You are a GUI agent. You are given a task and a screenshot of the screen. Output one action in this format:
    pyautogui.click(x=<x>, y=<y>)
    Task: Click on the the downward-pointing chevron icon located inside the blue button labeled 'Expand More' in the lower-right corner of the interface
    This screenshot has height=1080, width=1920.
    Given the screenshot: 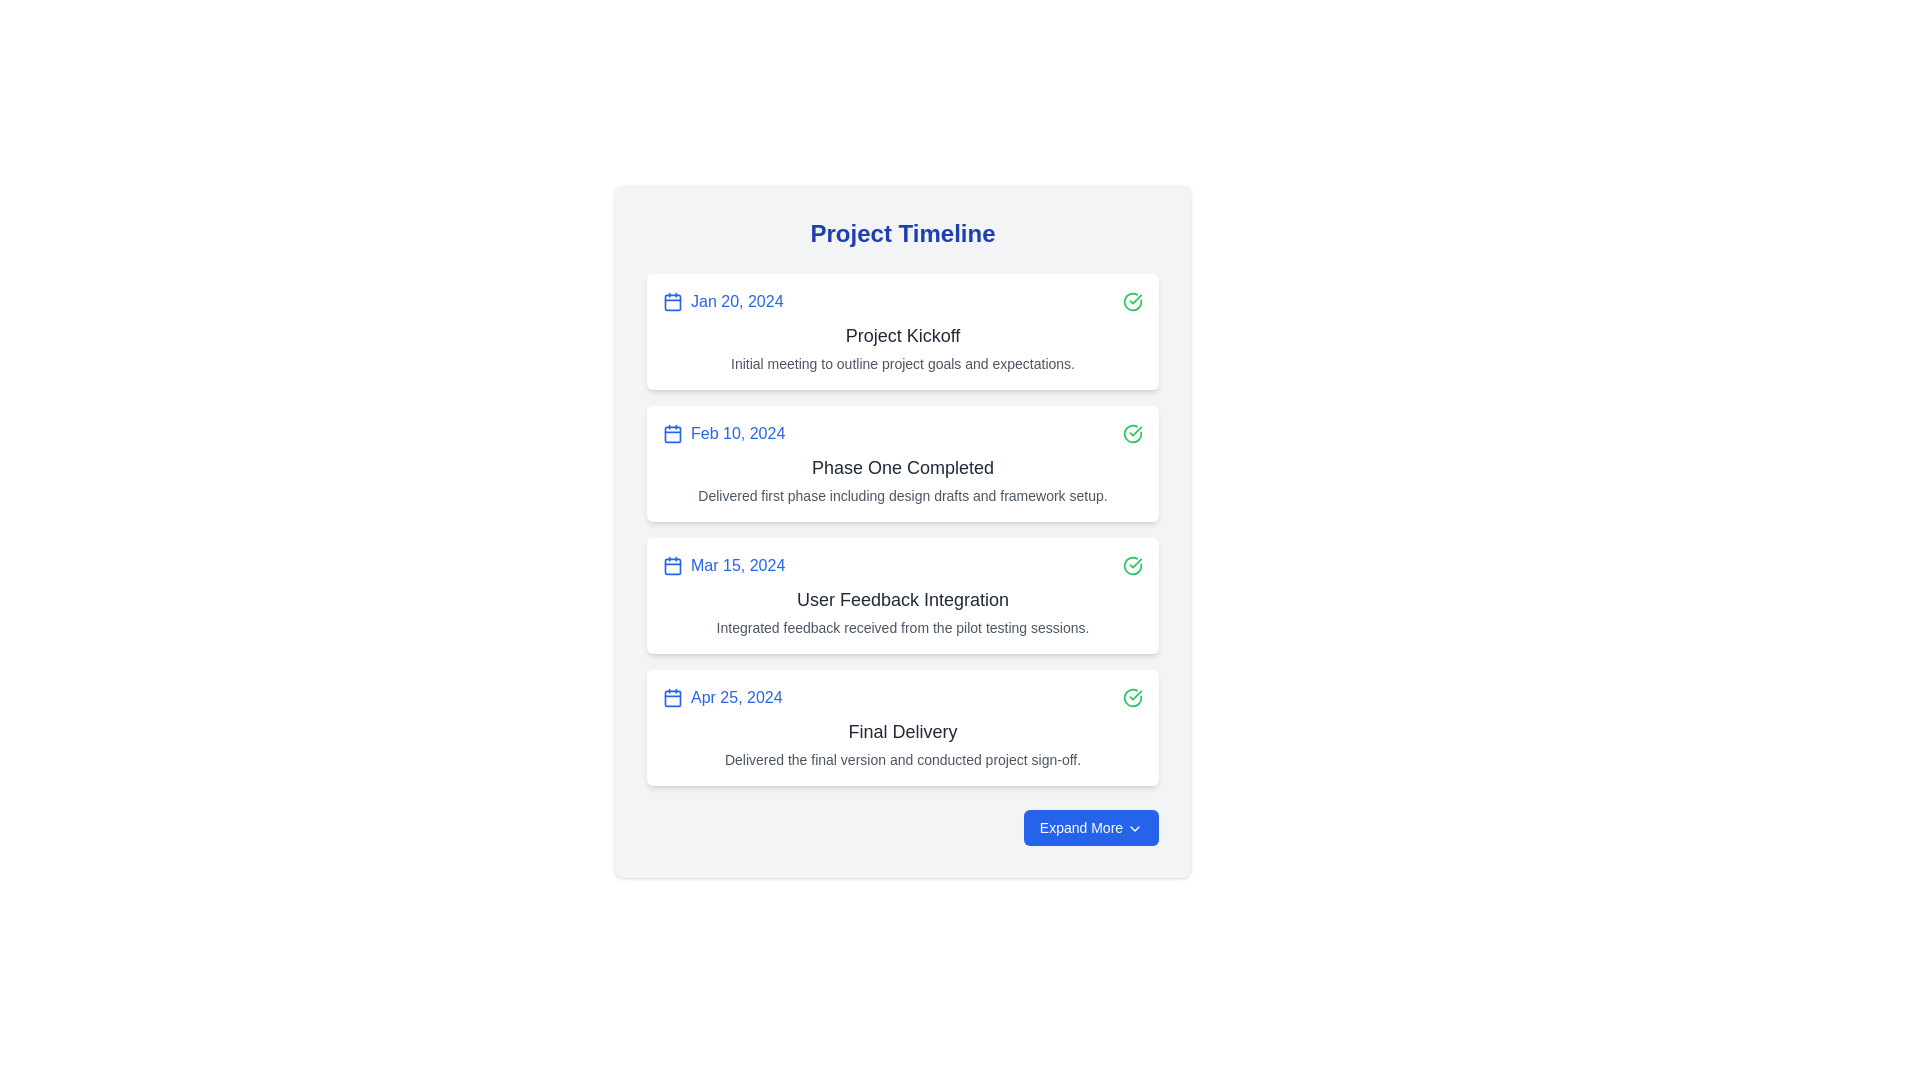 What is the action you would take?
    pyautogui.click(x=1134, y=829)
    